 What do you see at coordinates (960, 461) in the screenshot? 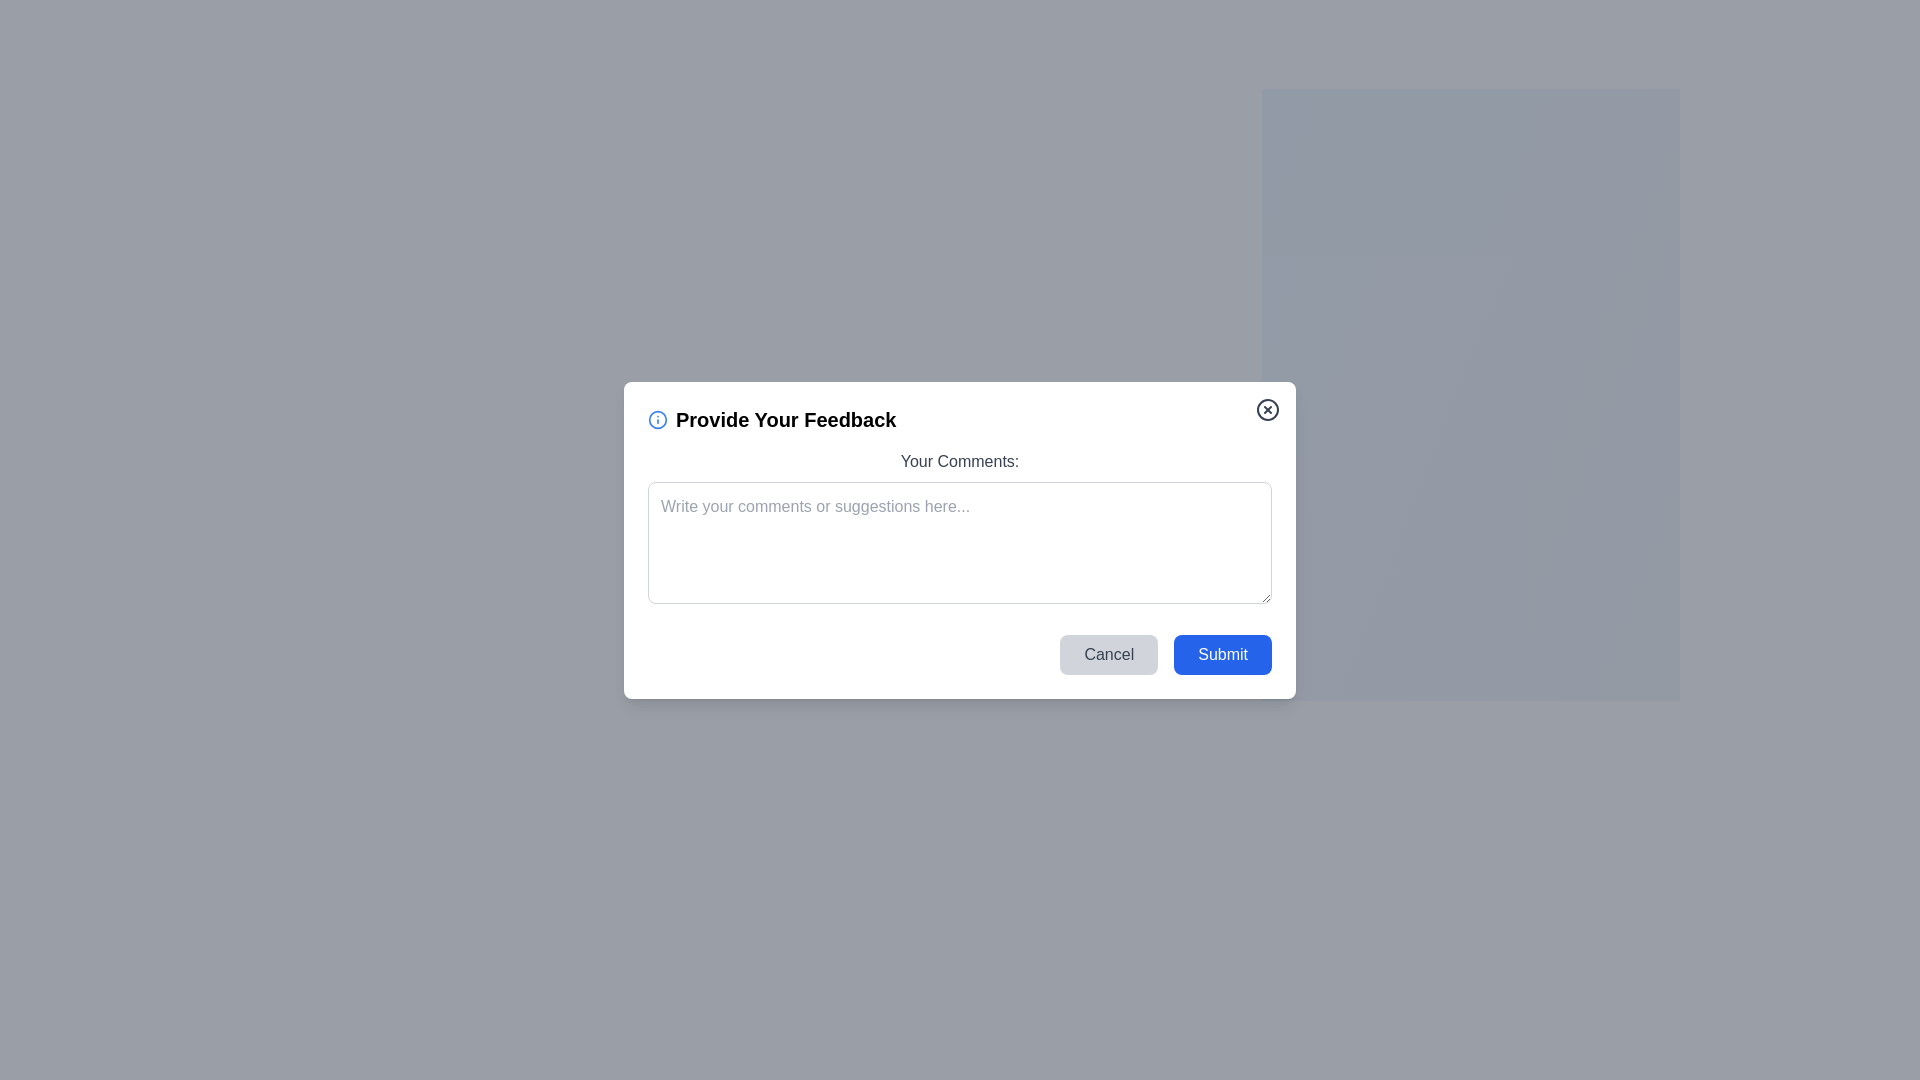
I see `the label text 'Your Comments:' which is styled in gray and located above the input text area in a centered modal dialog` at bounding box center [960, 461].